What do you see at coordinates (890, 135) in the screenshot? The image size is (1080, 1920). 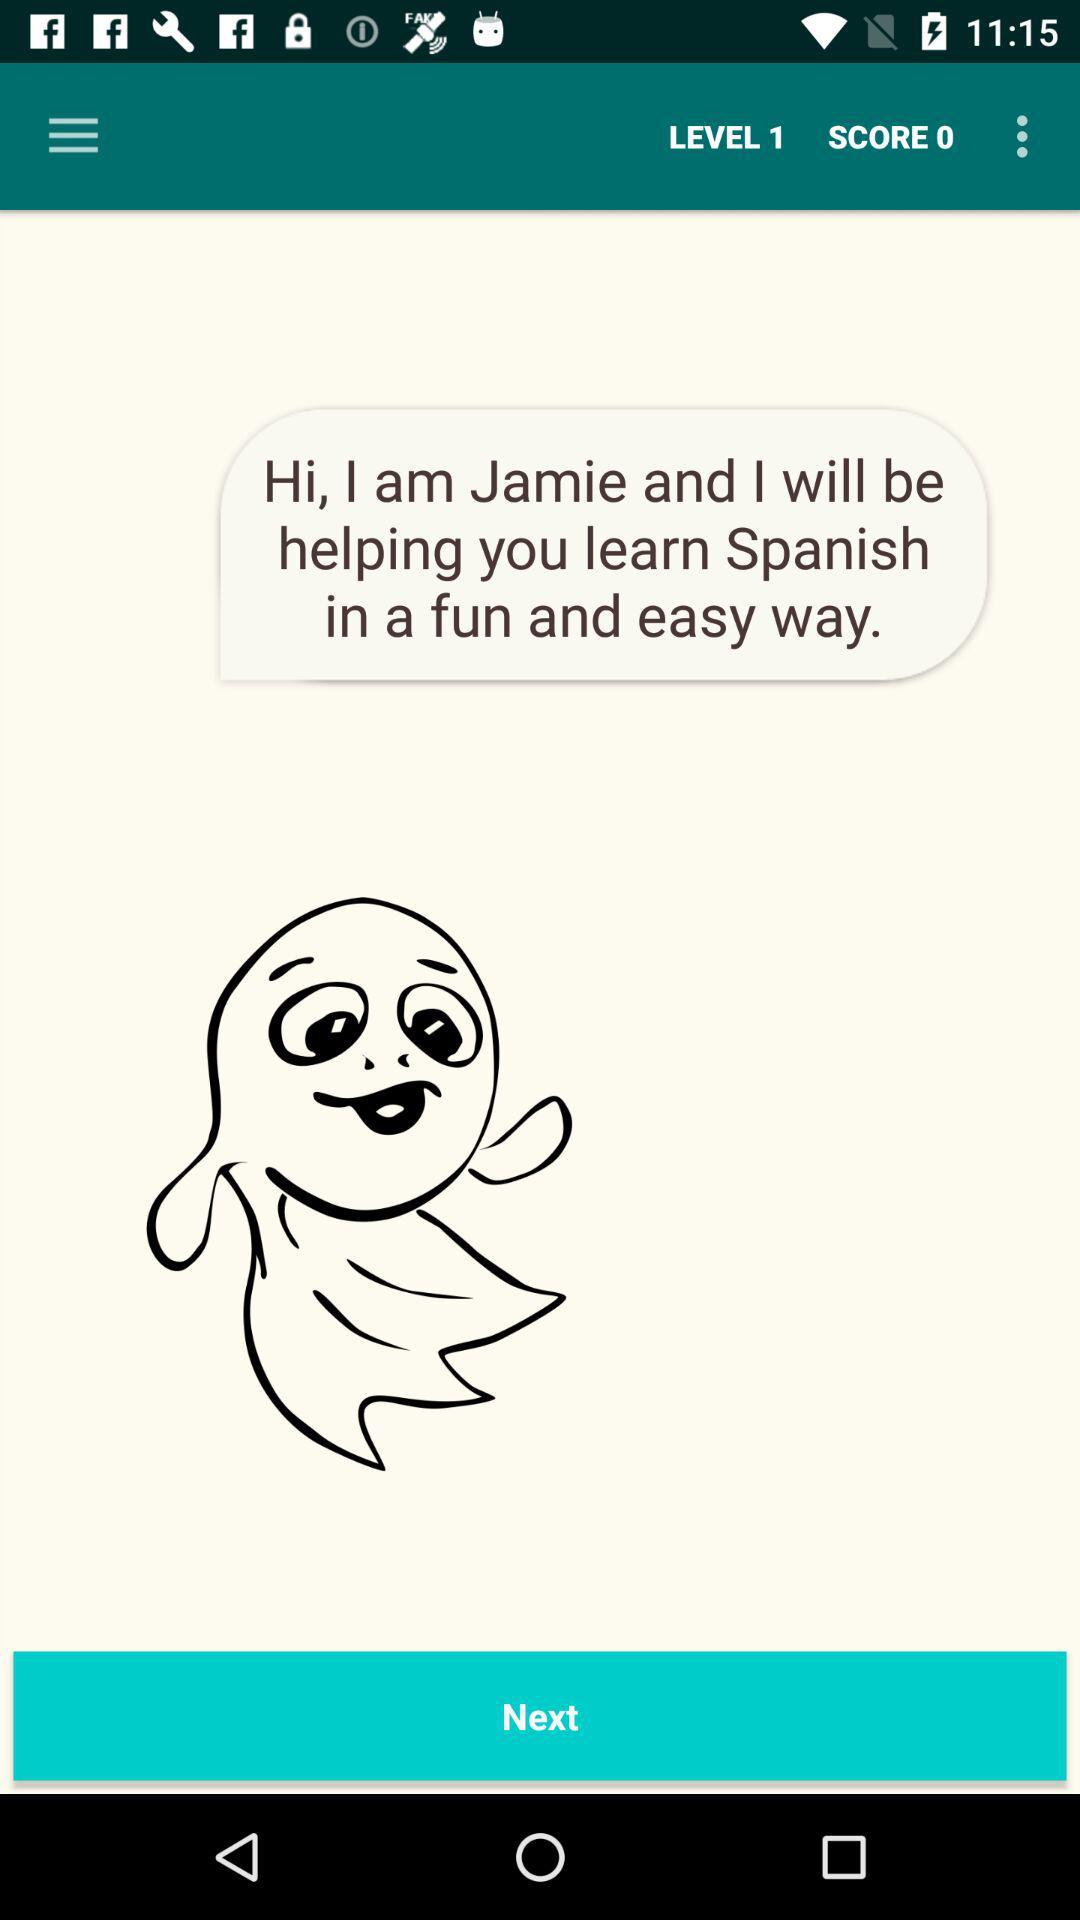 I see `the score 0 icon` at bounding box center [890, 135].